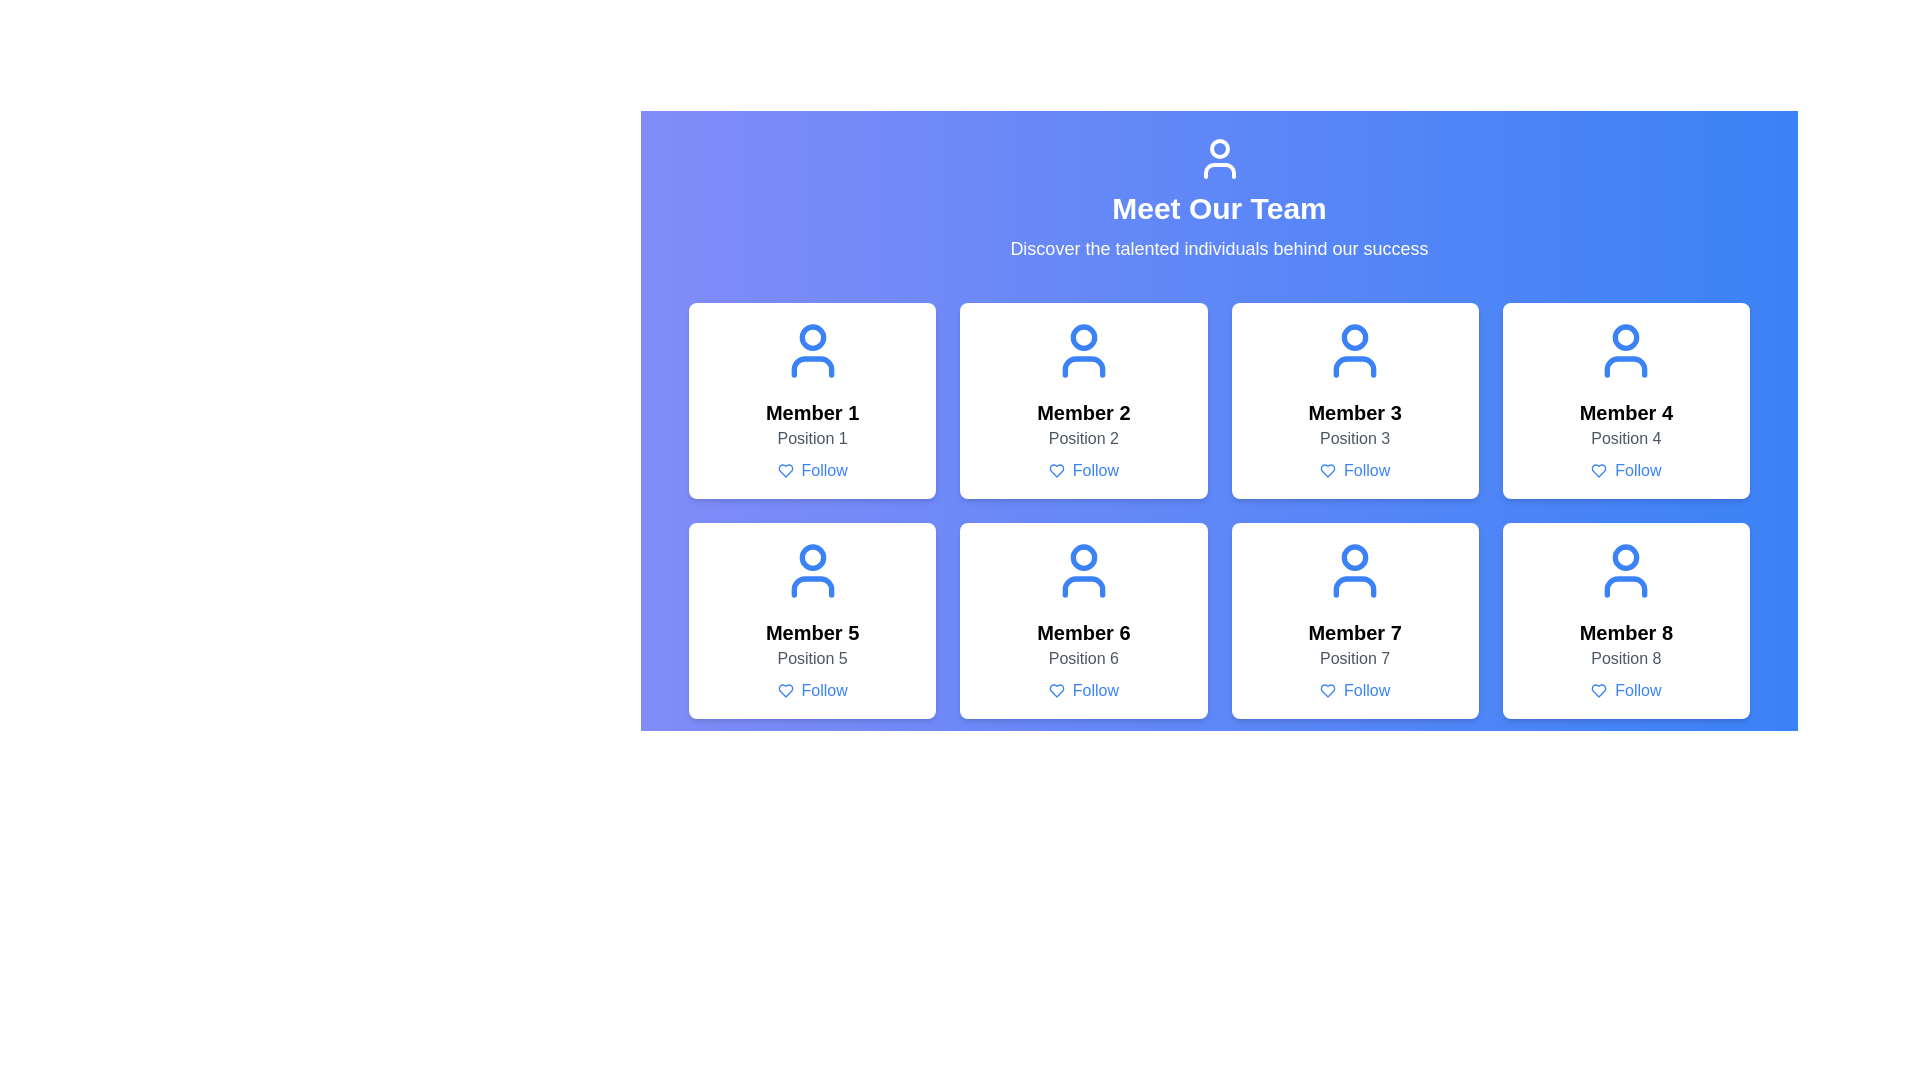 The height and width of the screenshot is (1080, 1920). Describe the element at coordinates (1598, 470) in the screenshot. I see `the like or favorite icon located in the user card for 'Member 4', which is positioned to the left of the 'Follow' text in the action row of the second row and second column grid` at that location.